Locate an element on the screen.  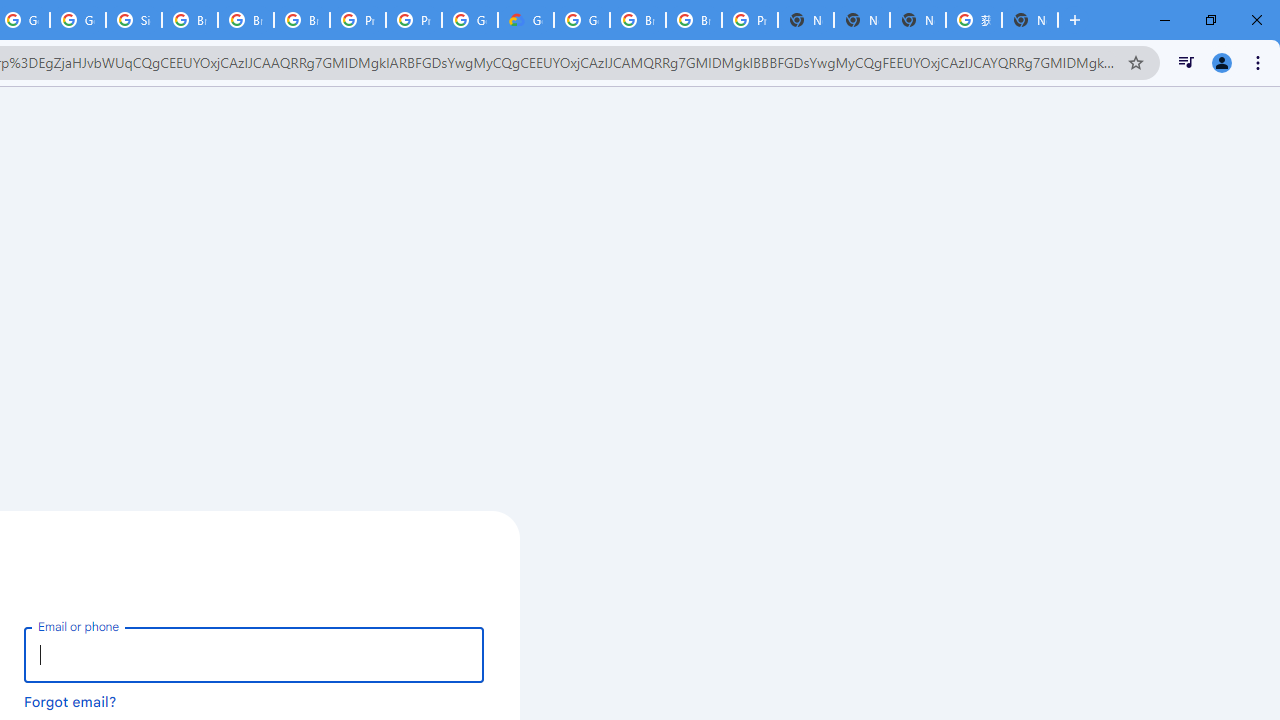
'Forgot email?' is located at coordinates (70, 700).